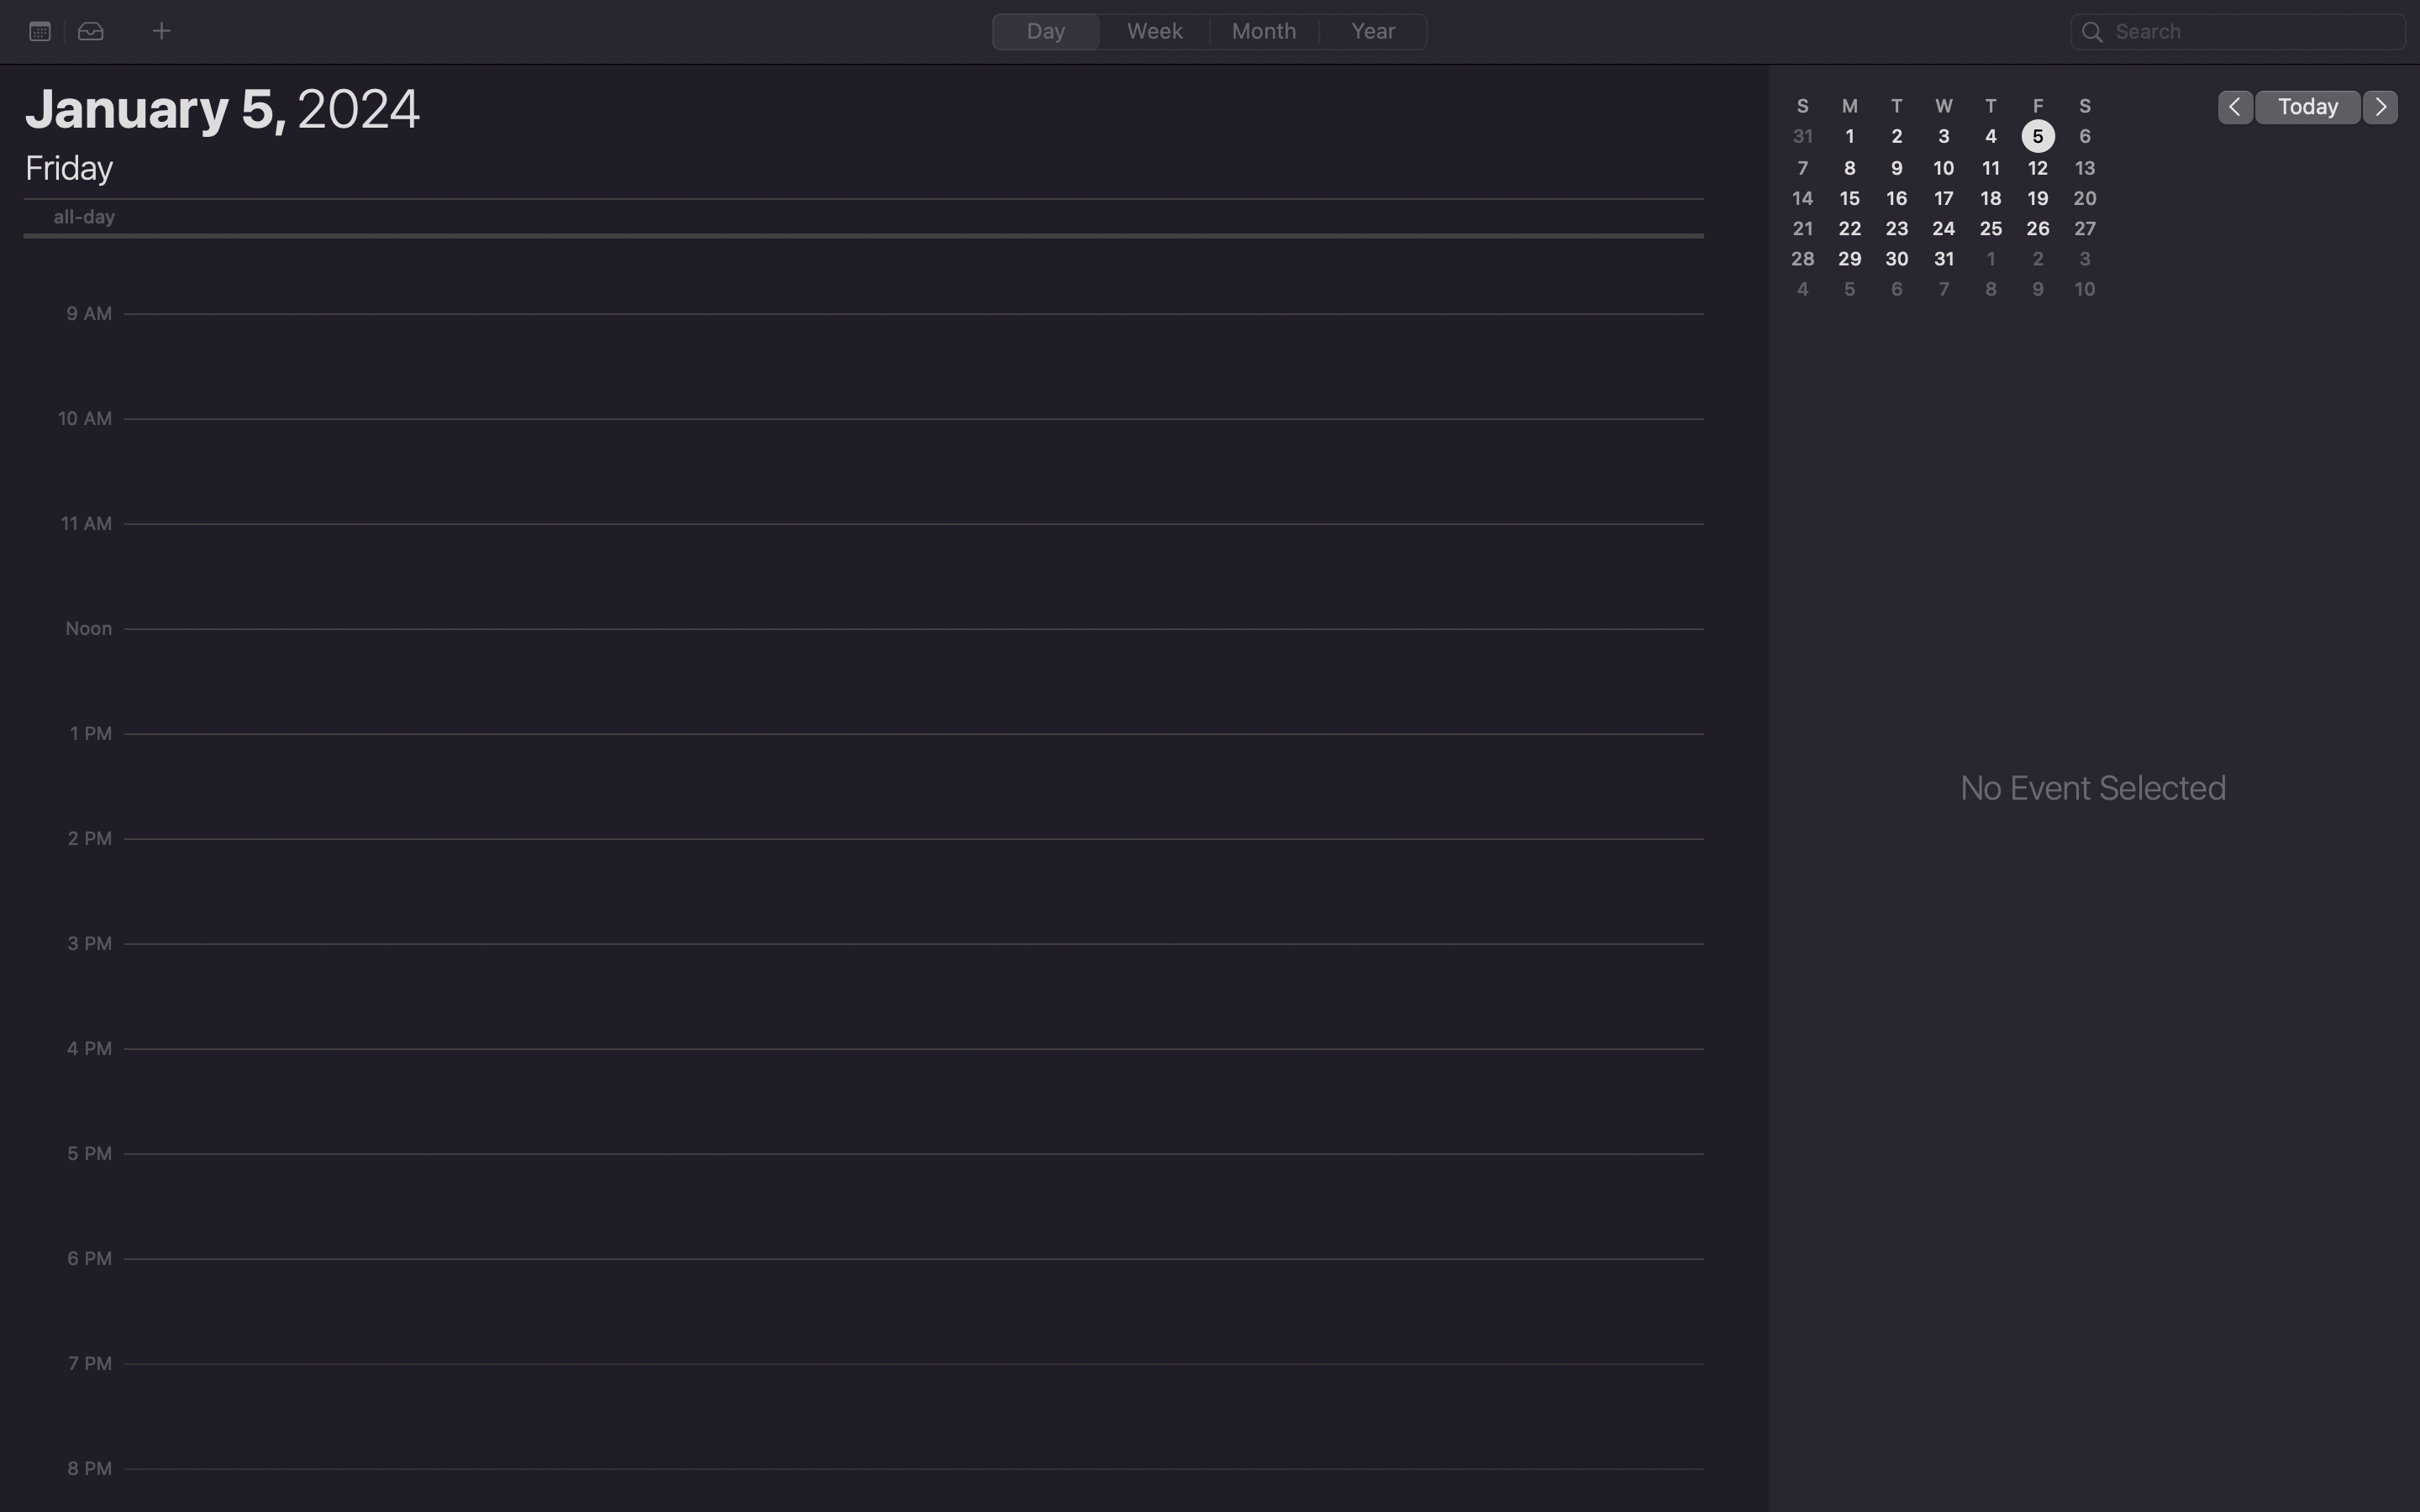  I want to click on the day view on the calendar, so click(1045, 30).